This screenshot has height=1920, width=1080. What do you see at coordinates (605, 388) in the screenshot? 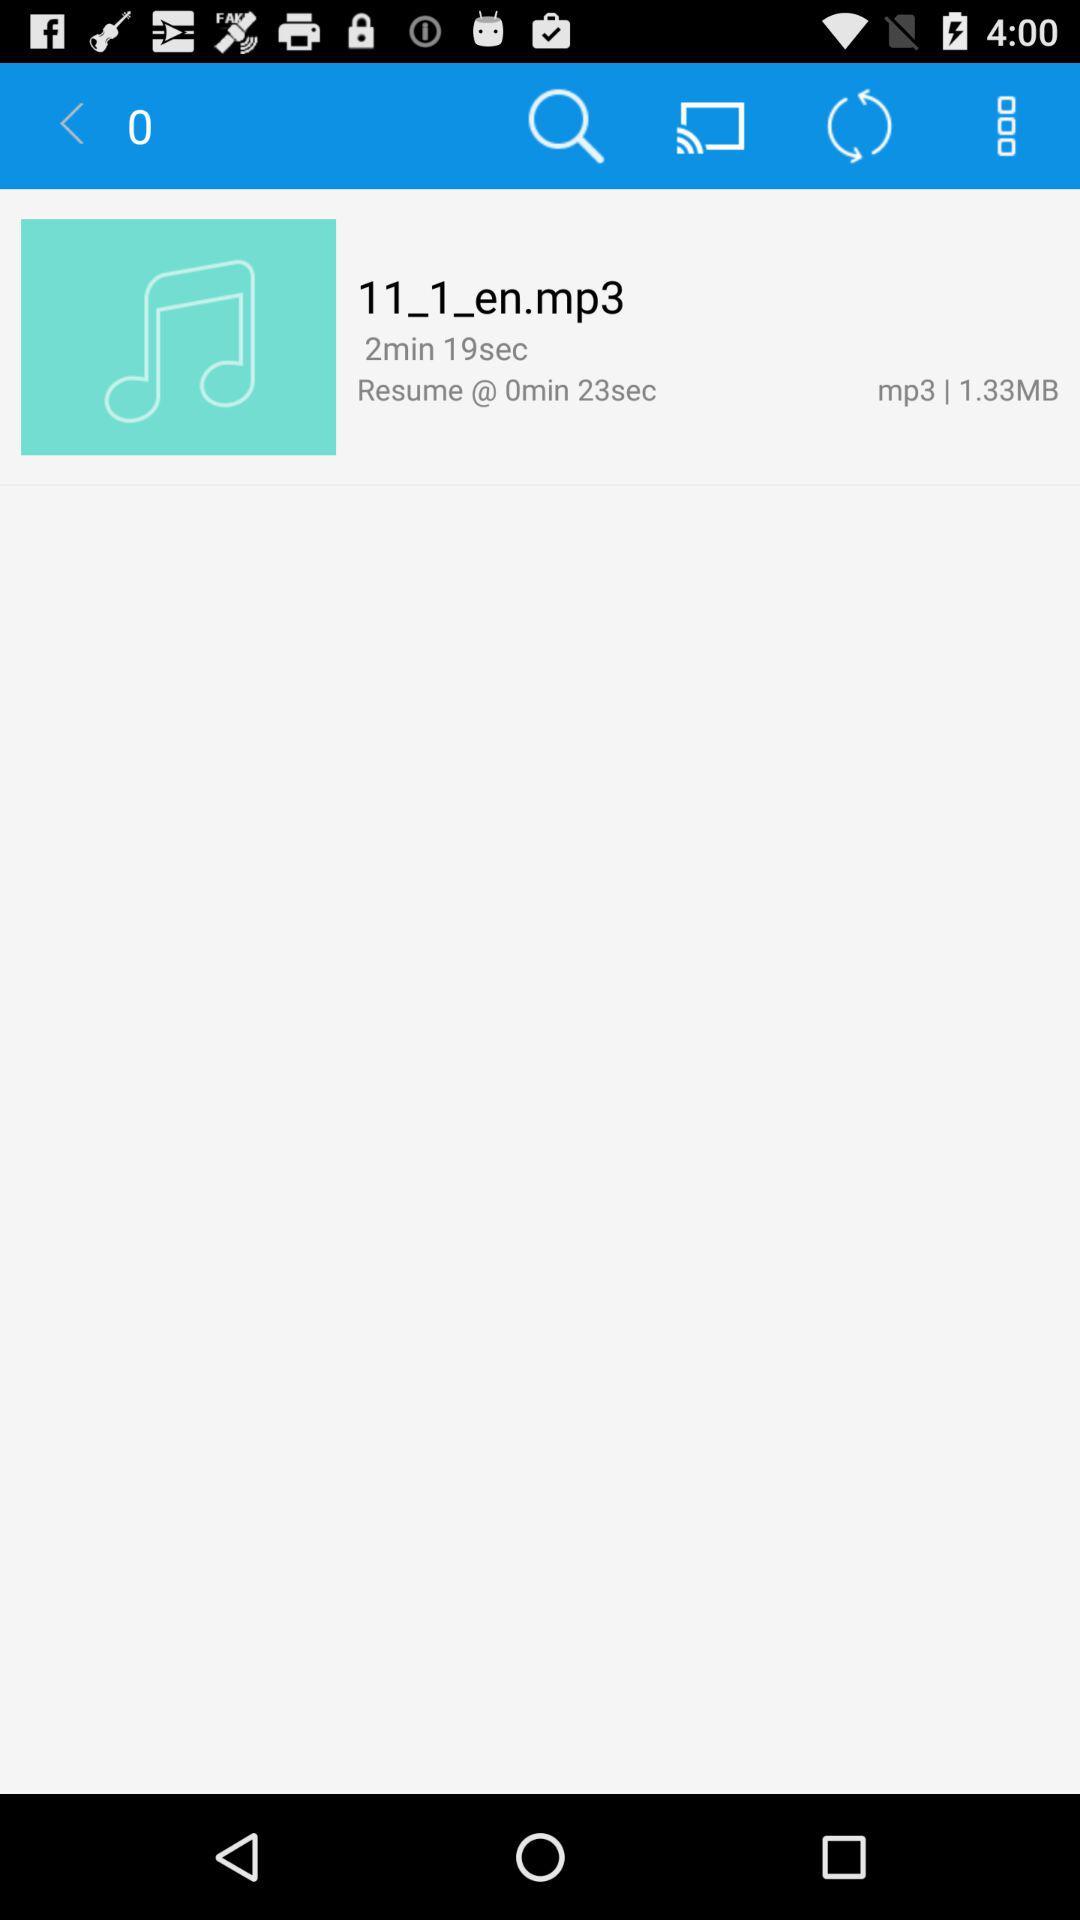
I see `icon to the left of mp3 | 1.33mb app` at bounding box center [605, 388].